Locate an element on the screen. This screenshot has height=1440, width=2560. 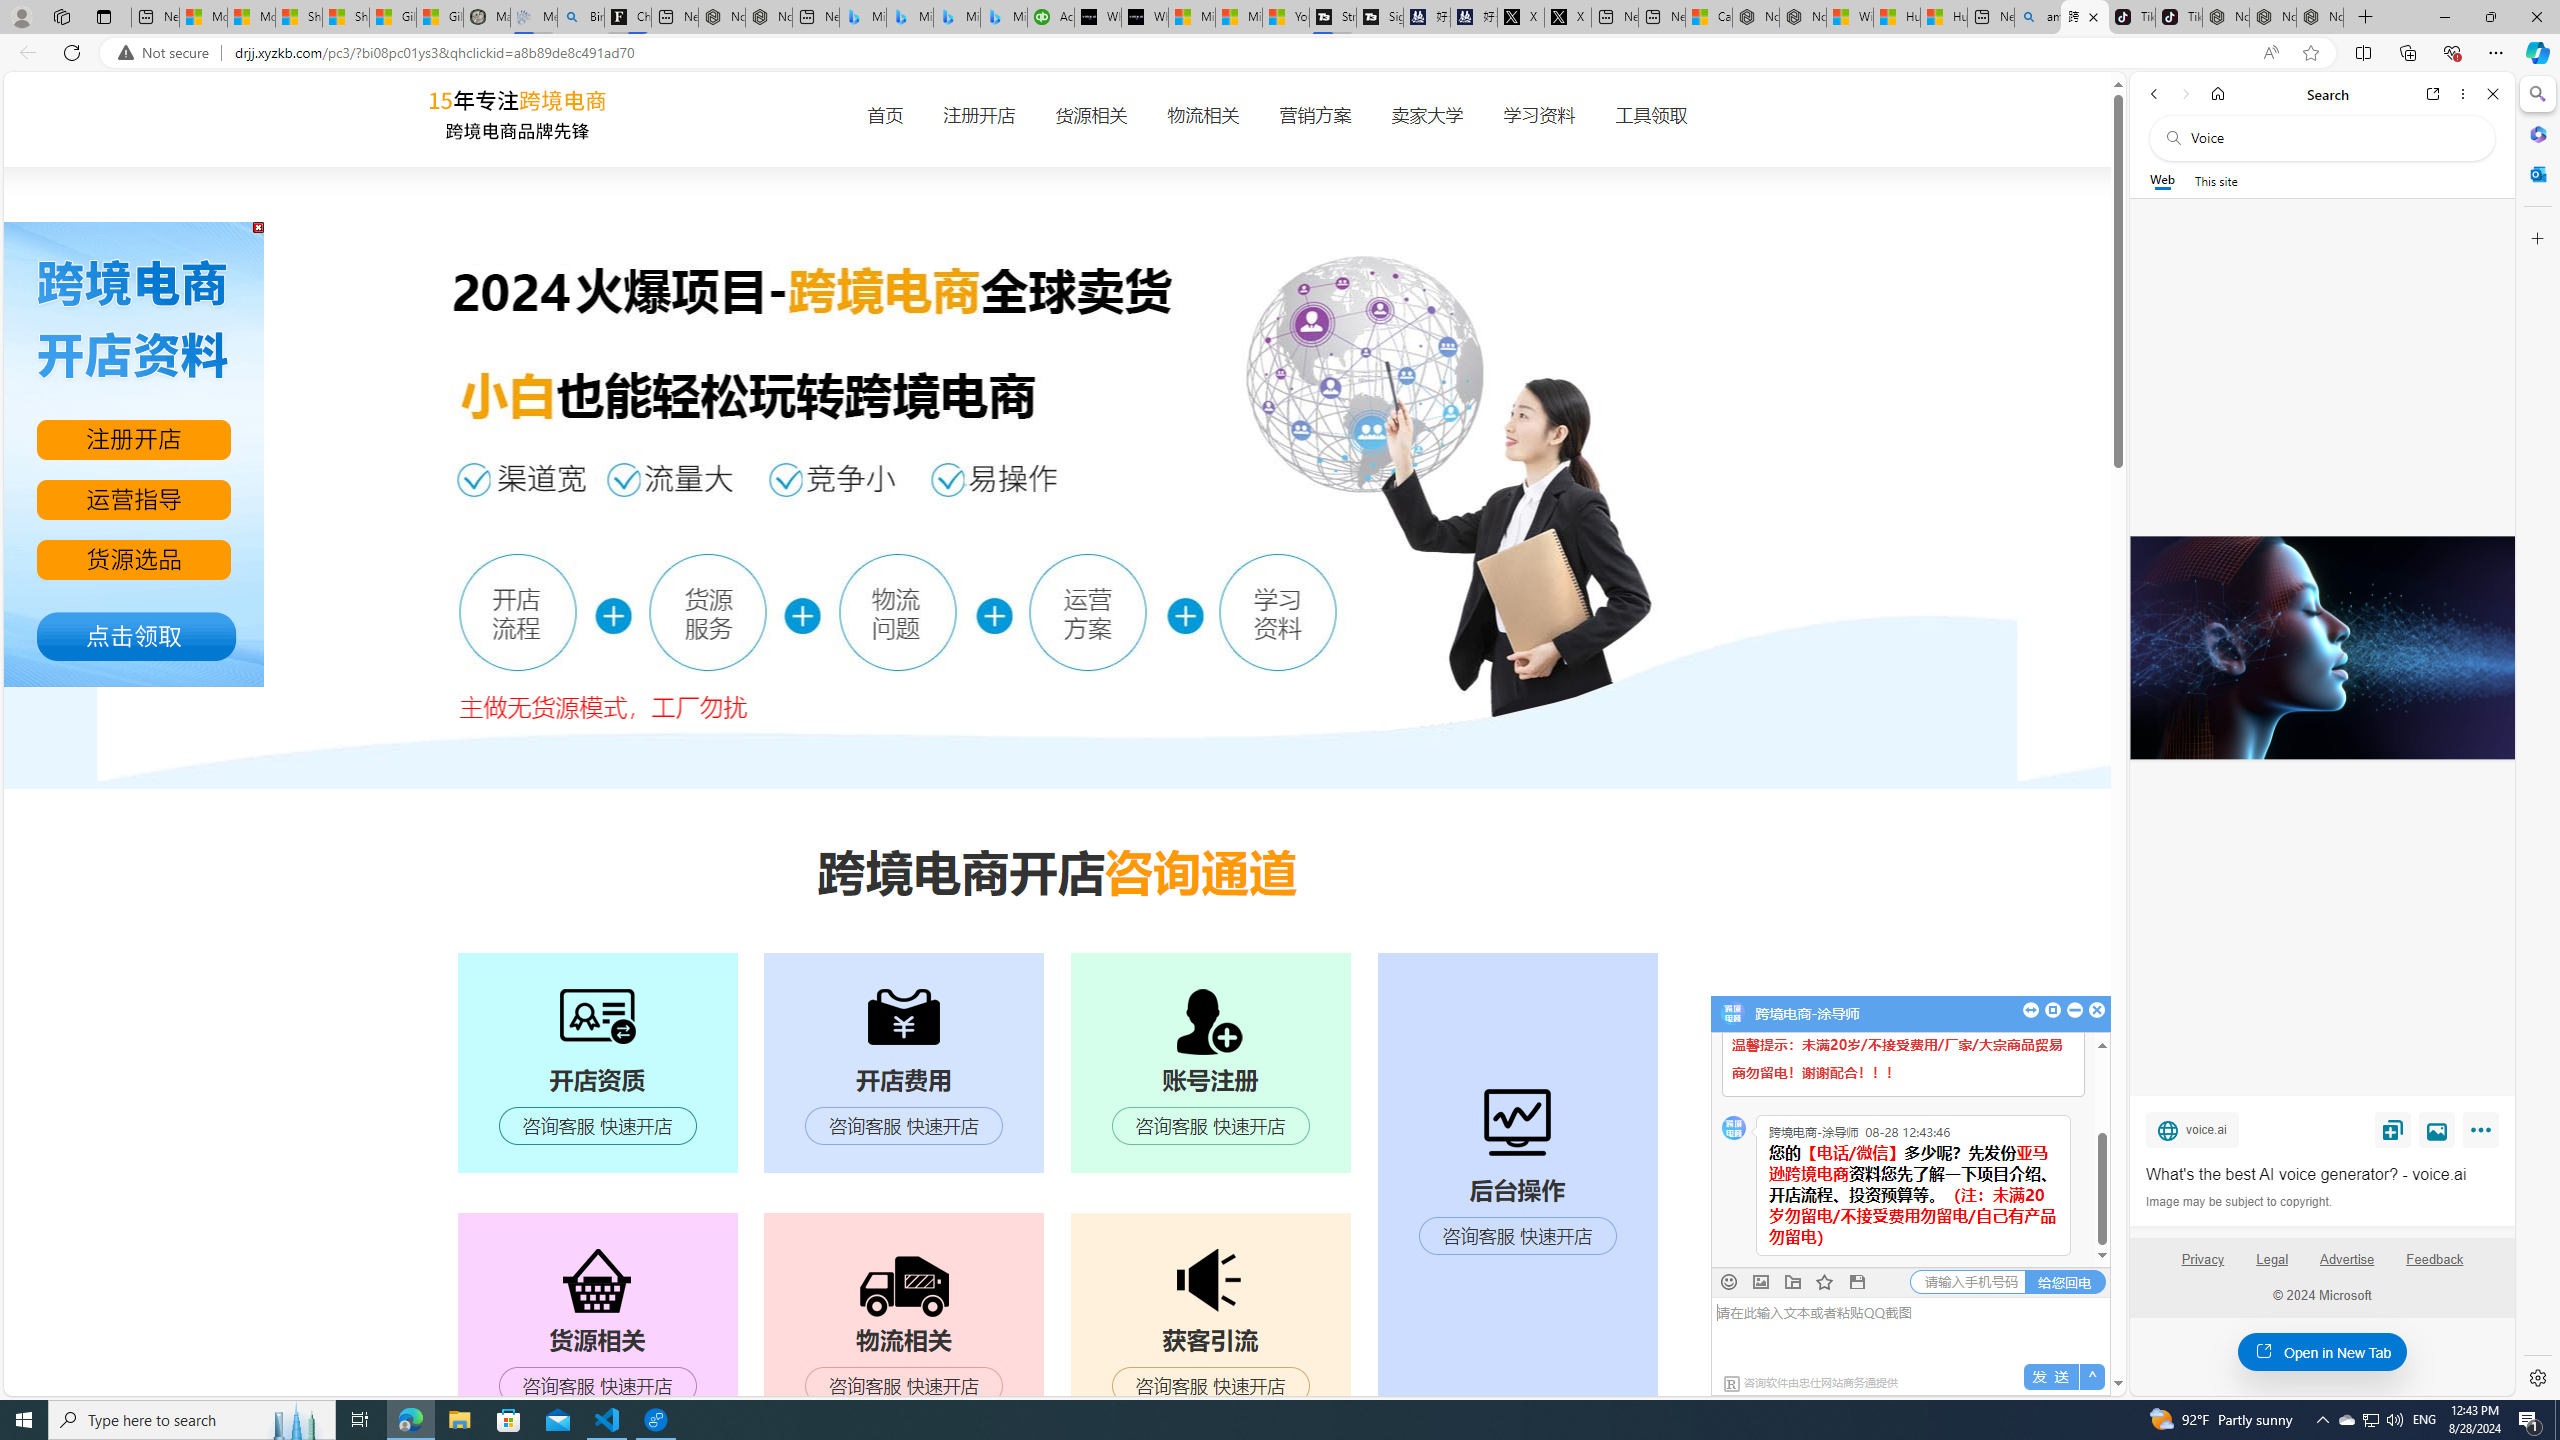
'Legal' is located at coordinates (2271, 1267).